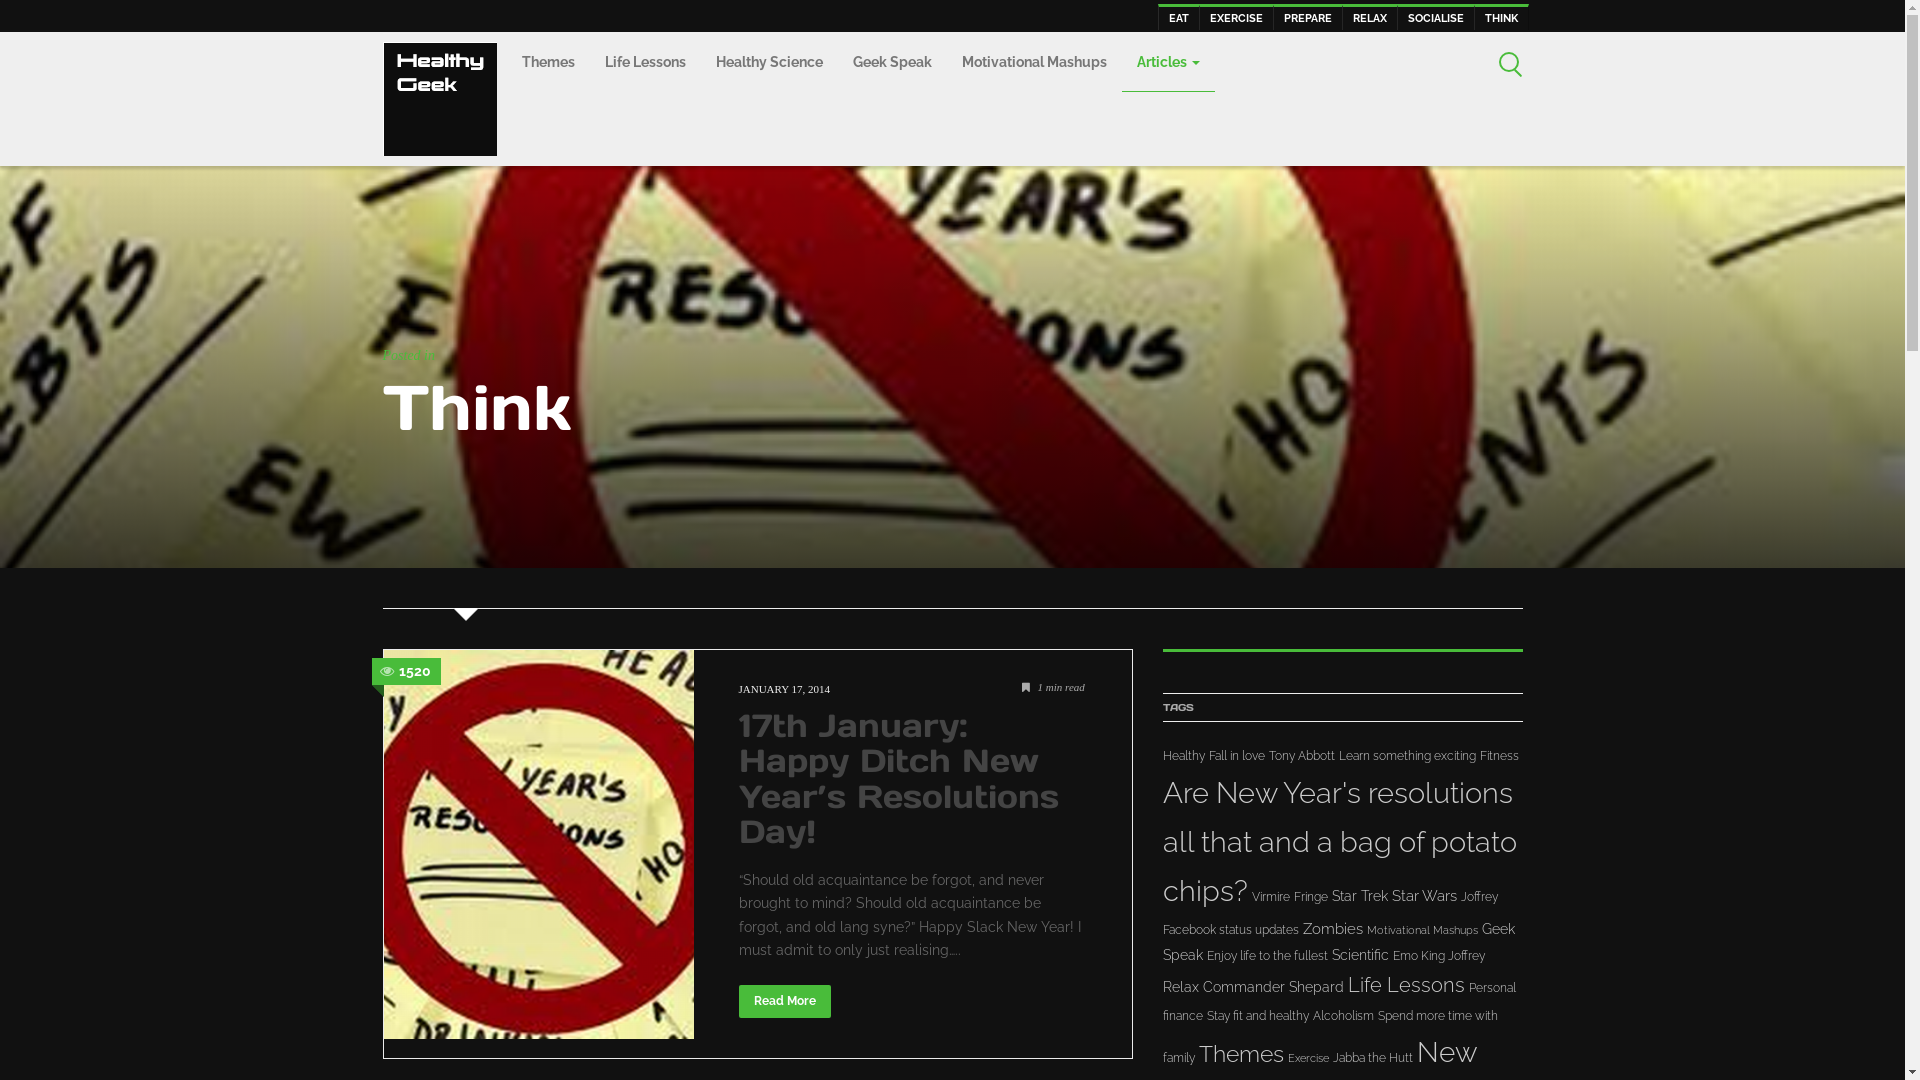  What do you see at coordinates (1391, 894) in the screenshot?
I see `'Star Wars'` at bounding box center [1391, 894].